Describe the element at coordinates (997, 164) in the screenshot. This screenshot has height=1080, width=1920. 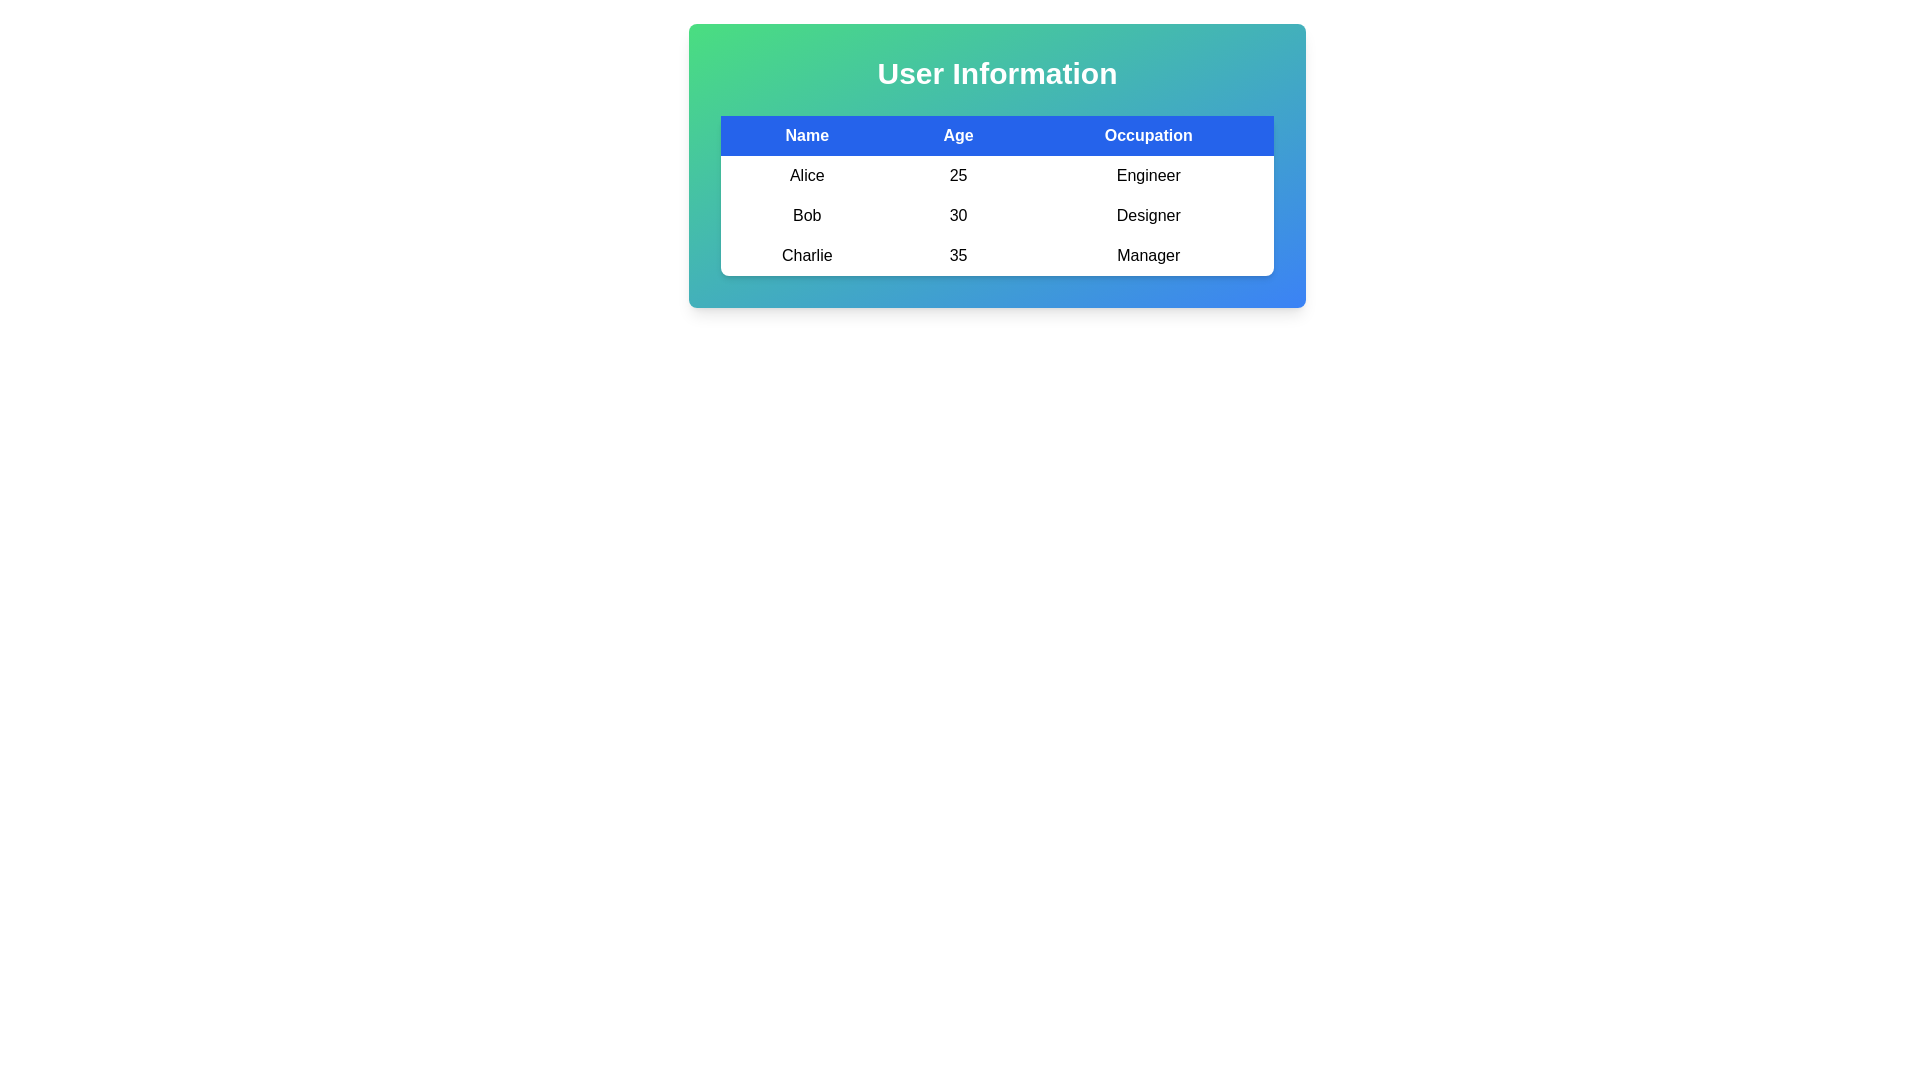
I see `displayed information from the informational panel titled 'User Information', which is a rectangular box with a gradient background from green to blue, containing user details such as Name, Age, and Occupation` at that location.